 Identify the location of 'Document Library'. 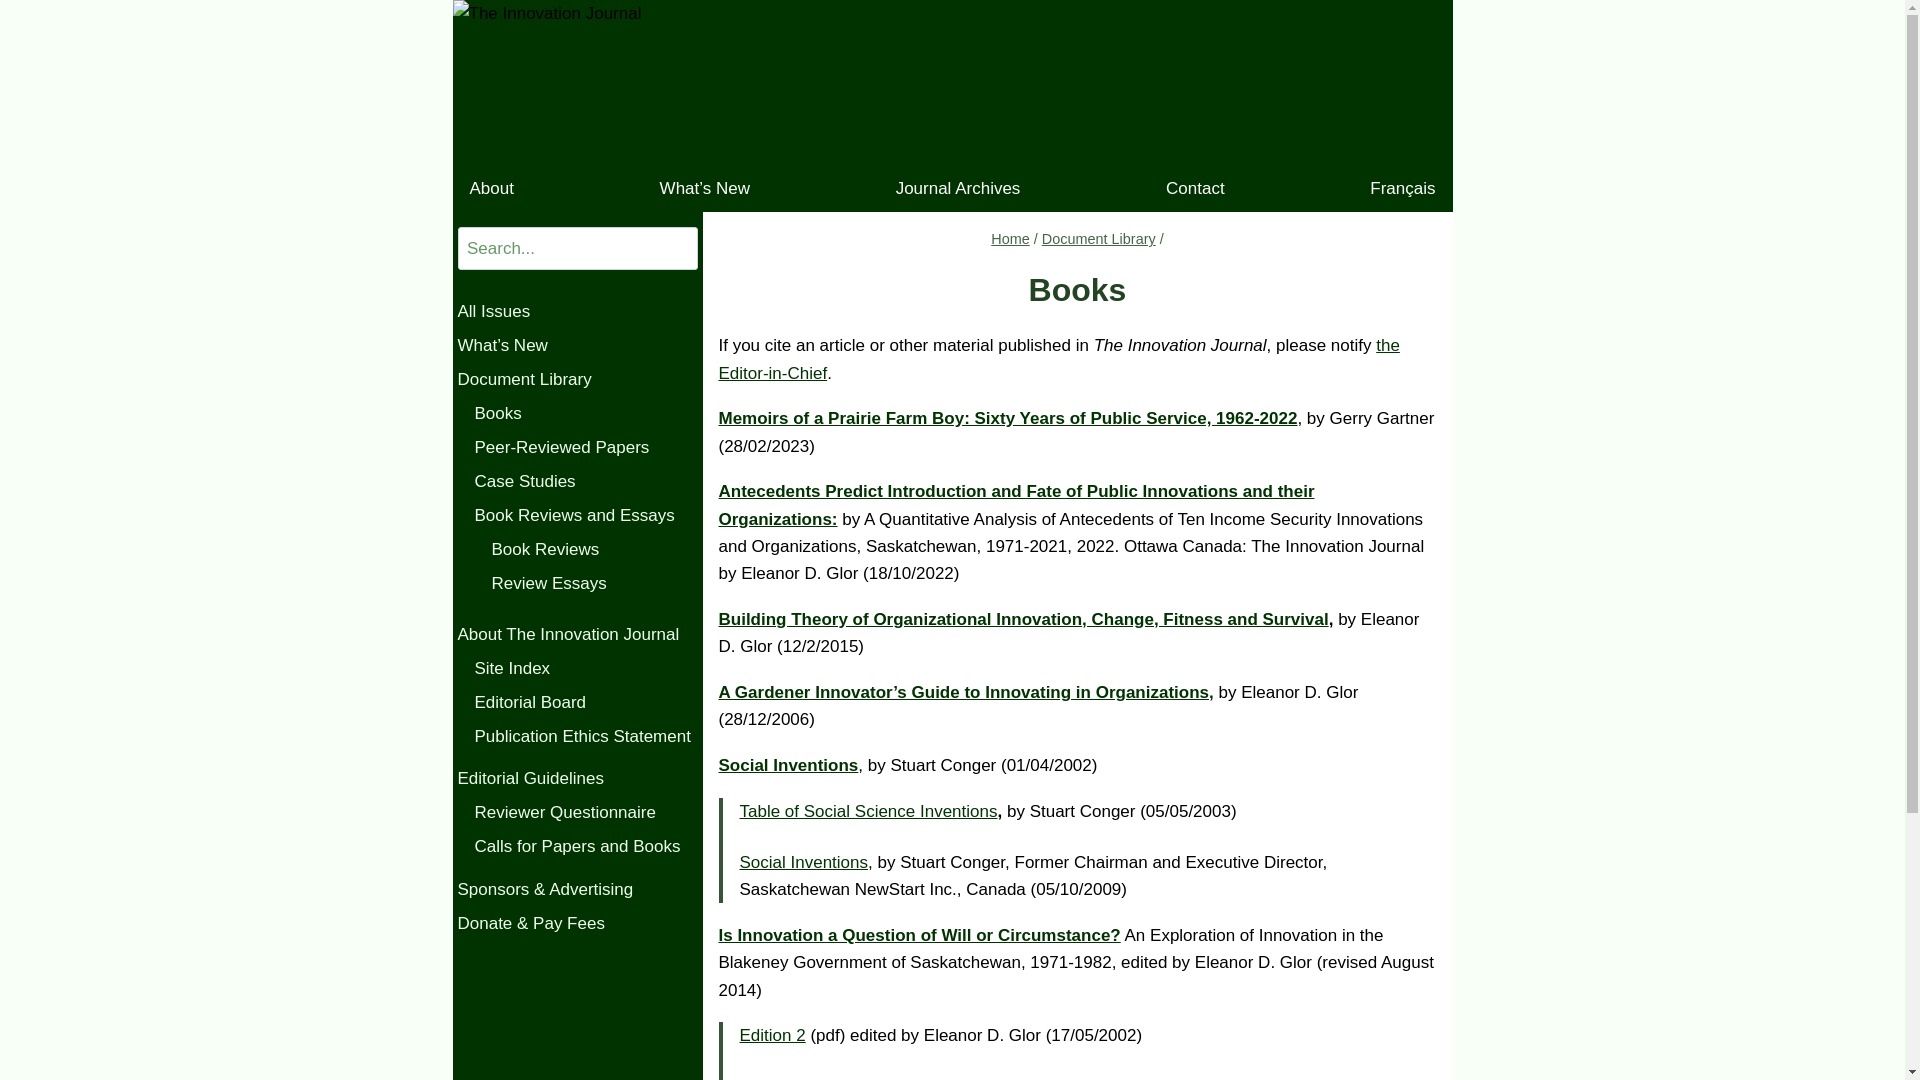
(1098, 238).